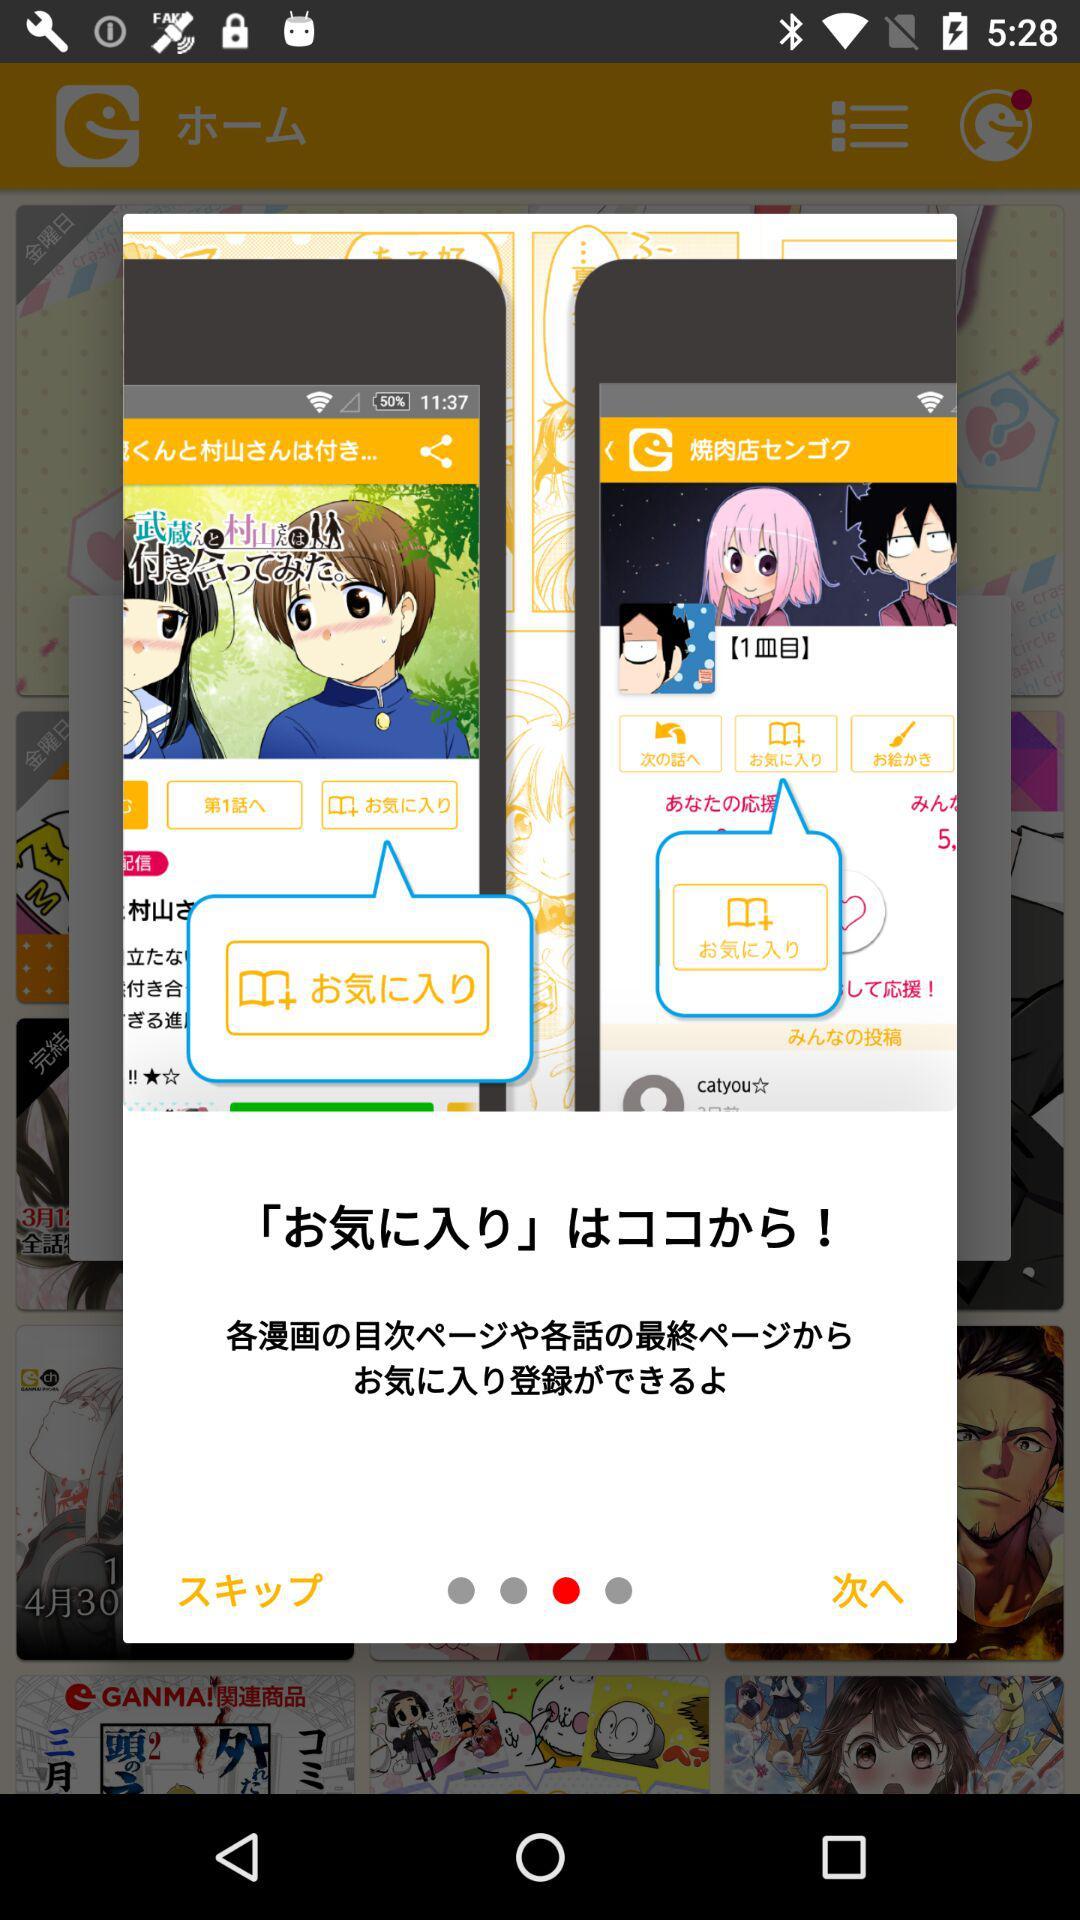 The width and height of the screenshot is (1080, 1920). Describe the element at coordinates (461, 1589) in the screenshot. I see `go back` at that location.